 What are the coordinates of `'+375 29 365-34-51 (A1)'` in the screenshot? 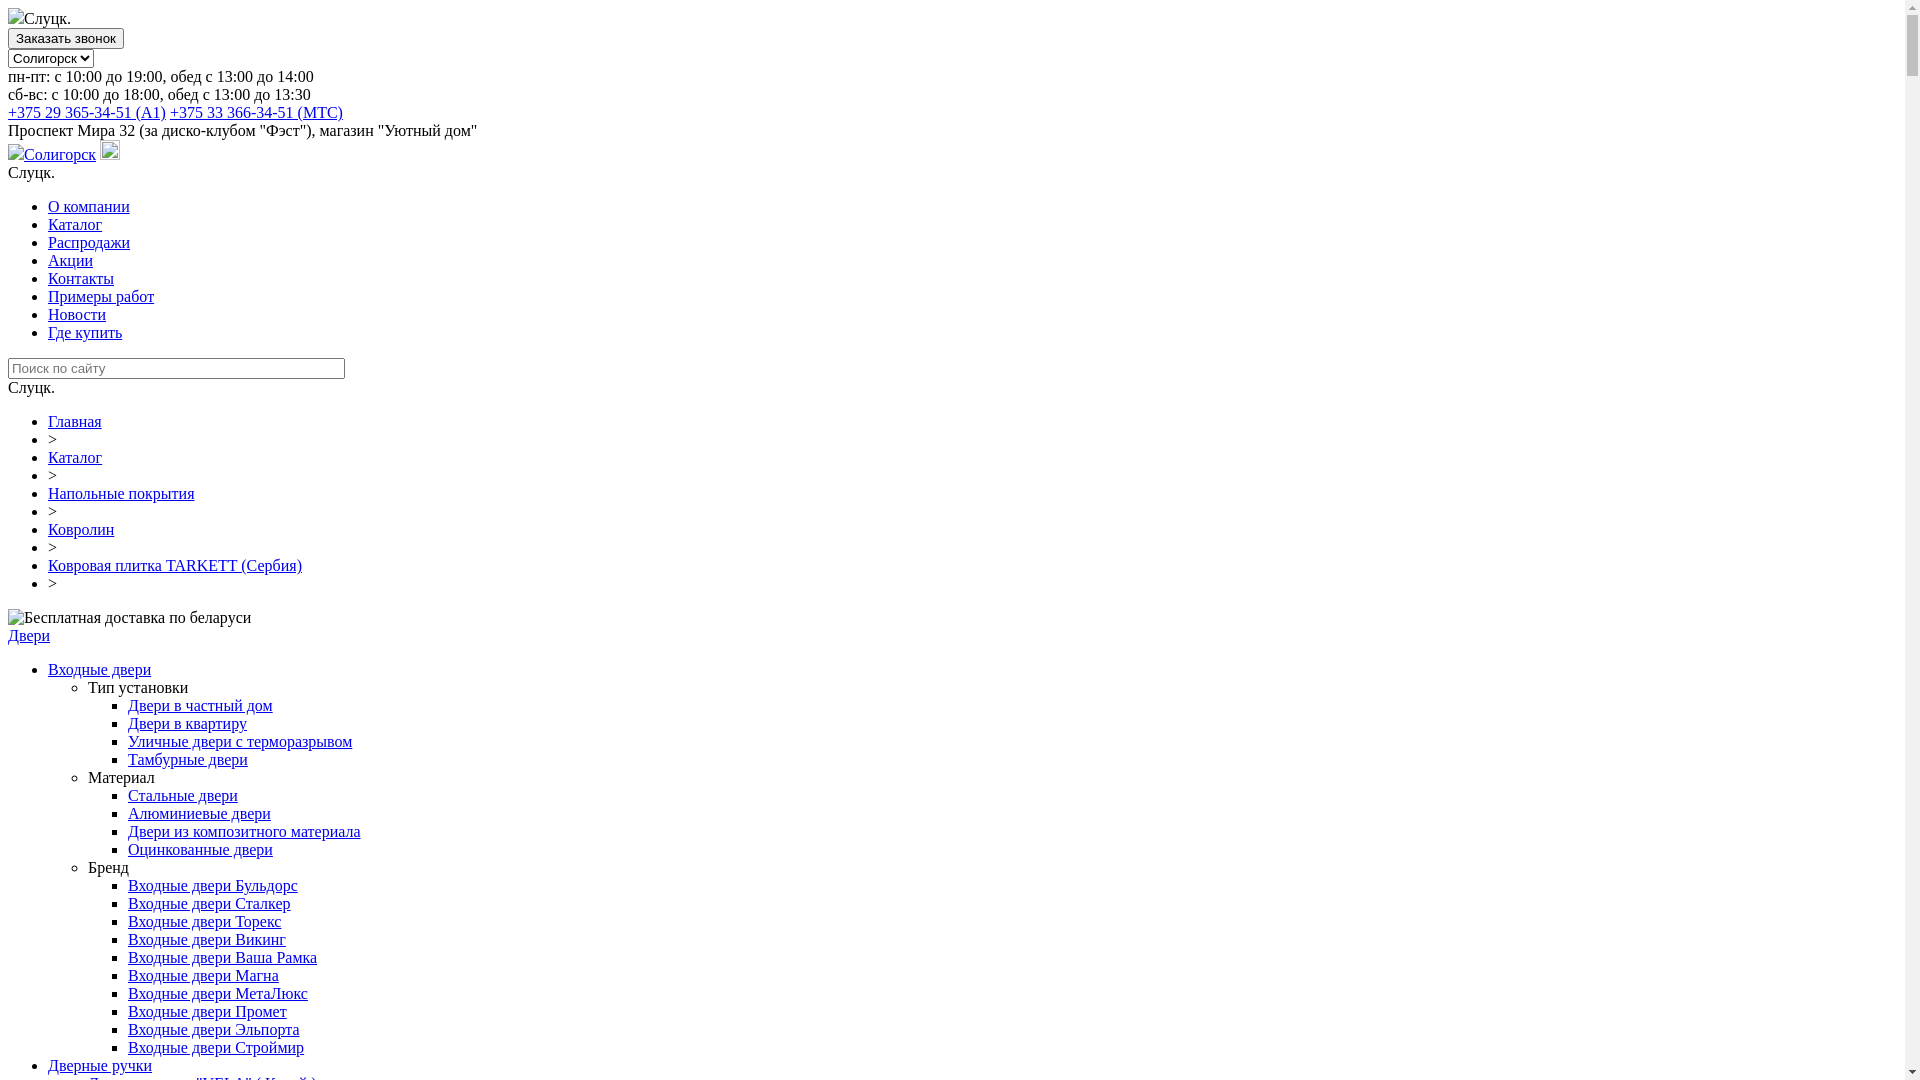 It's located at (8, 112).